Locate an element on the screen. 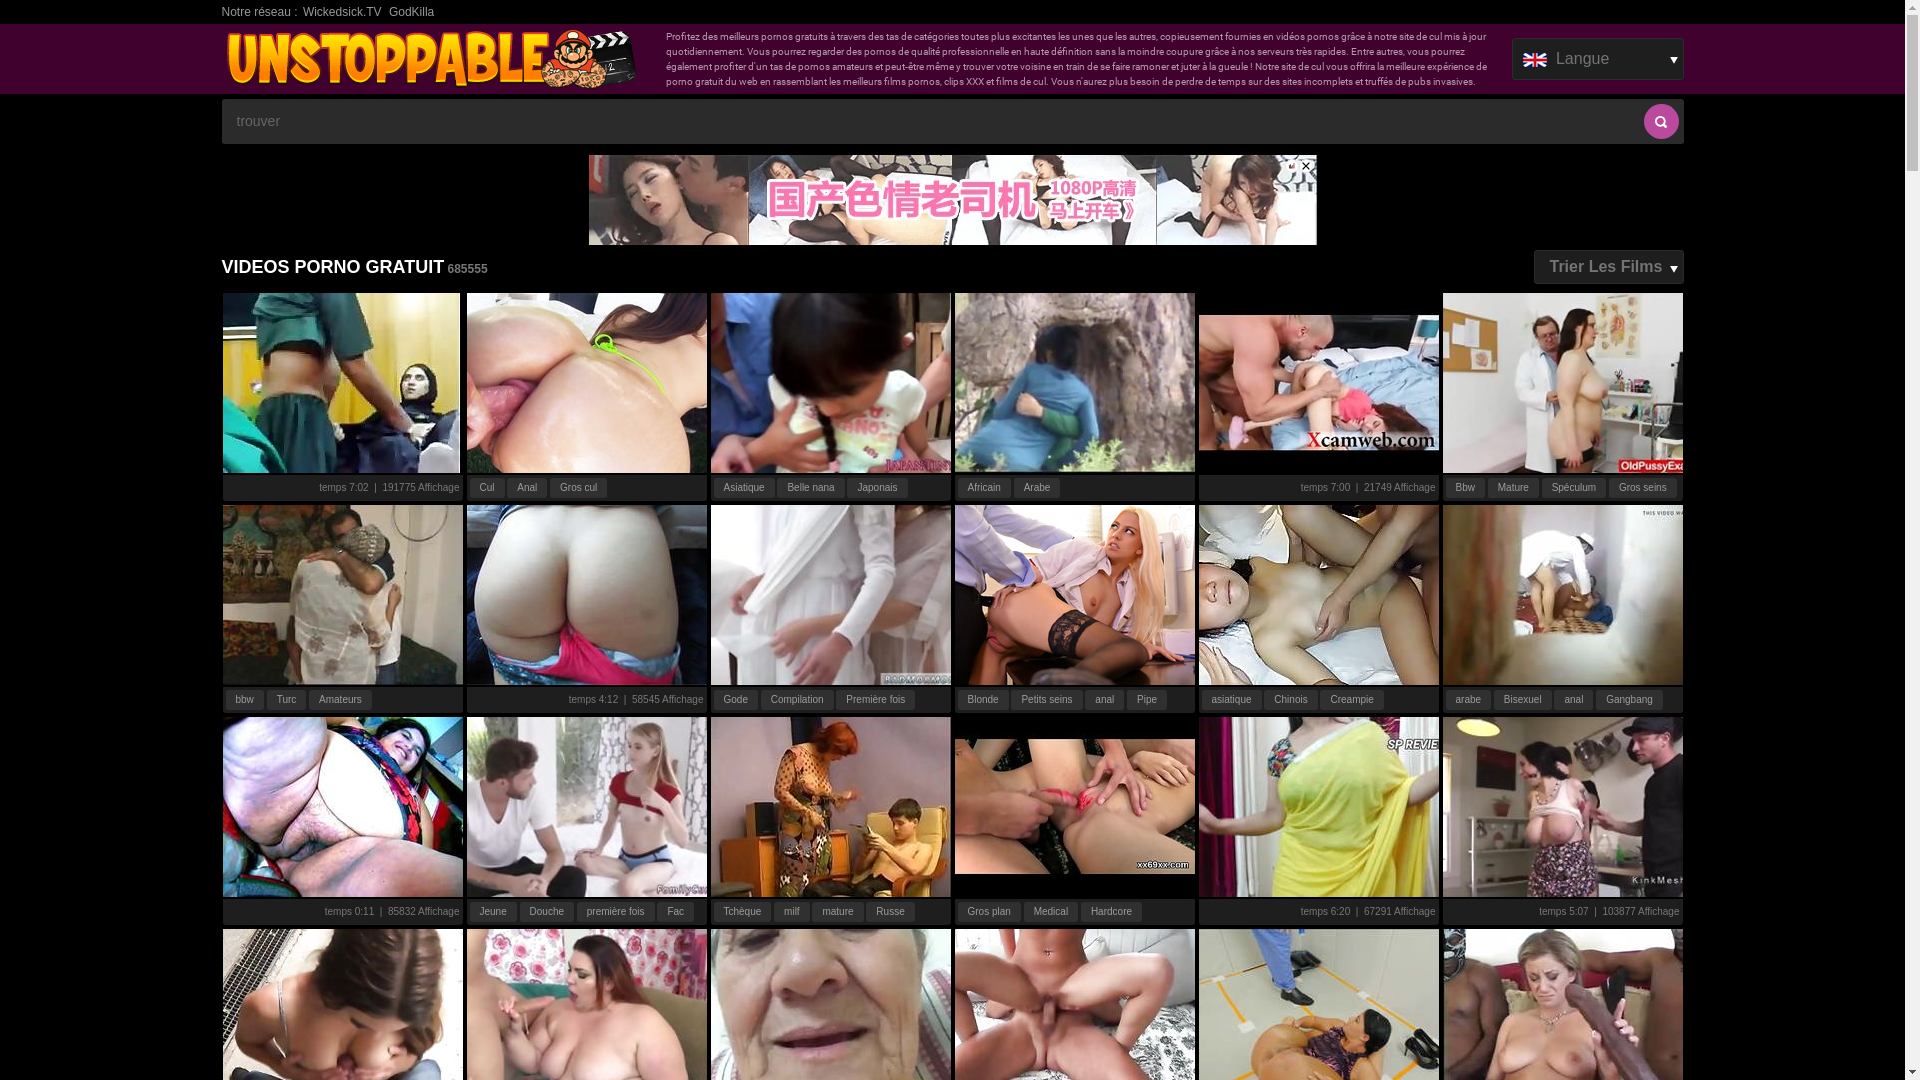  'Blonde' is located at coordinates (983, 698).